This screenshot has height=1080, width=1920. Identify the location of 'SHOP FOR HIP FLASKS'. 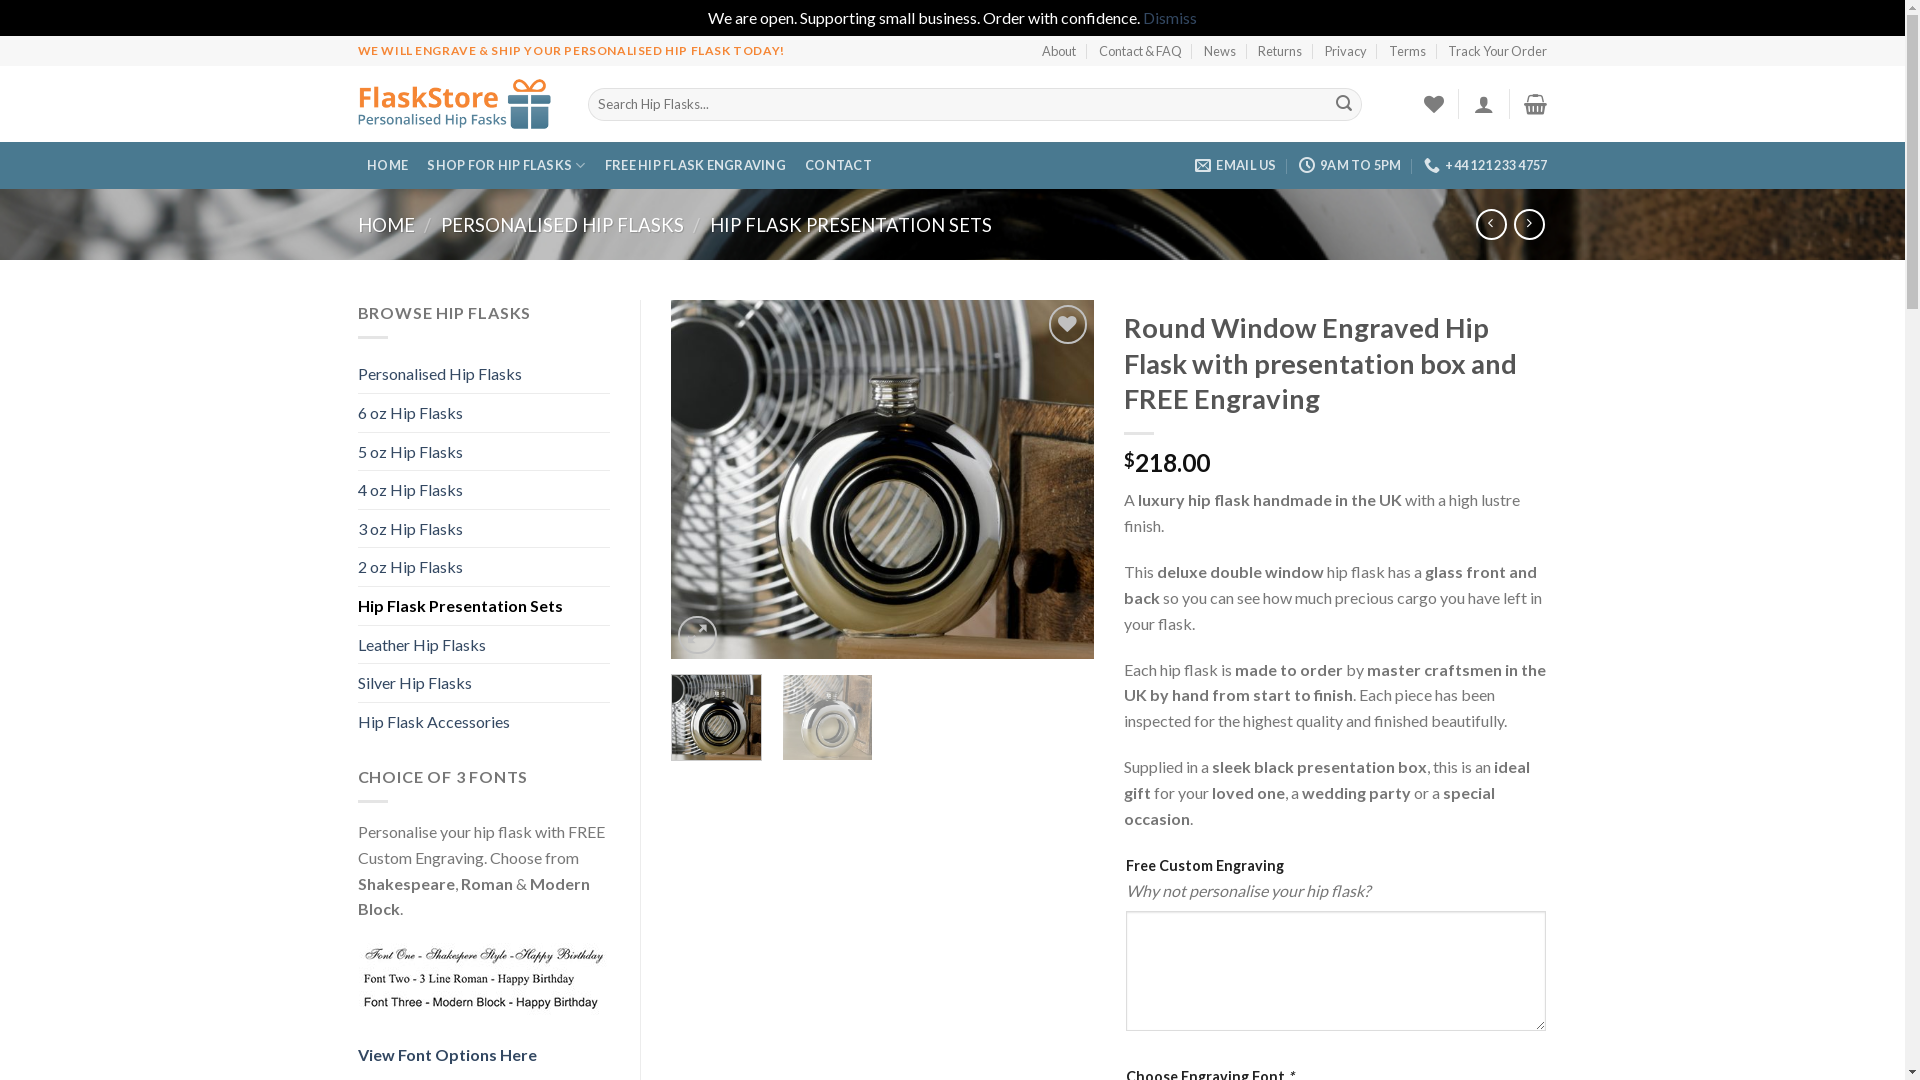
(416, 164).